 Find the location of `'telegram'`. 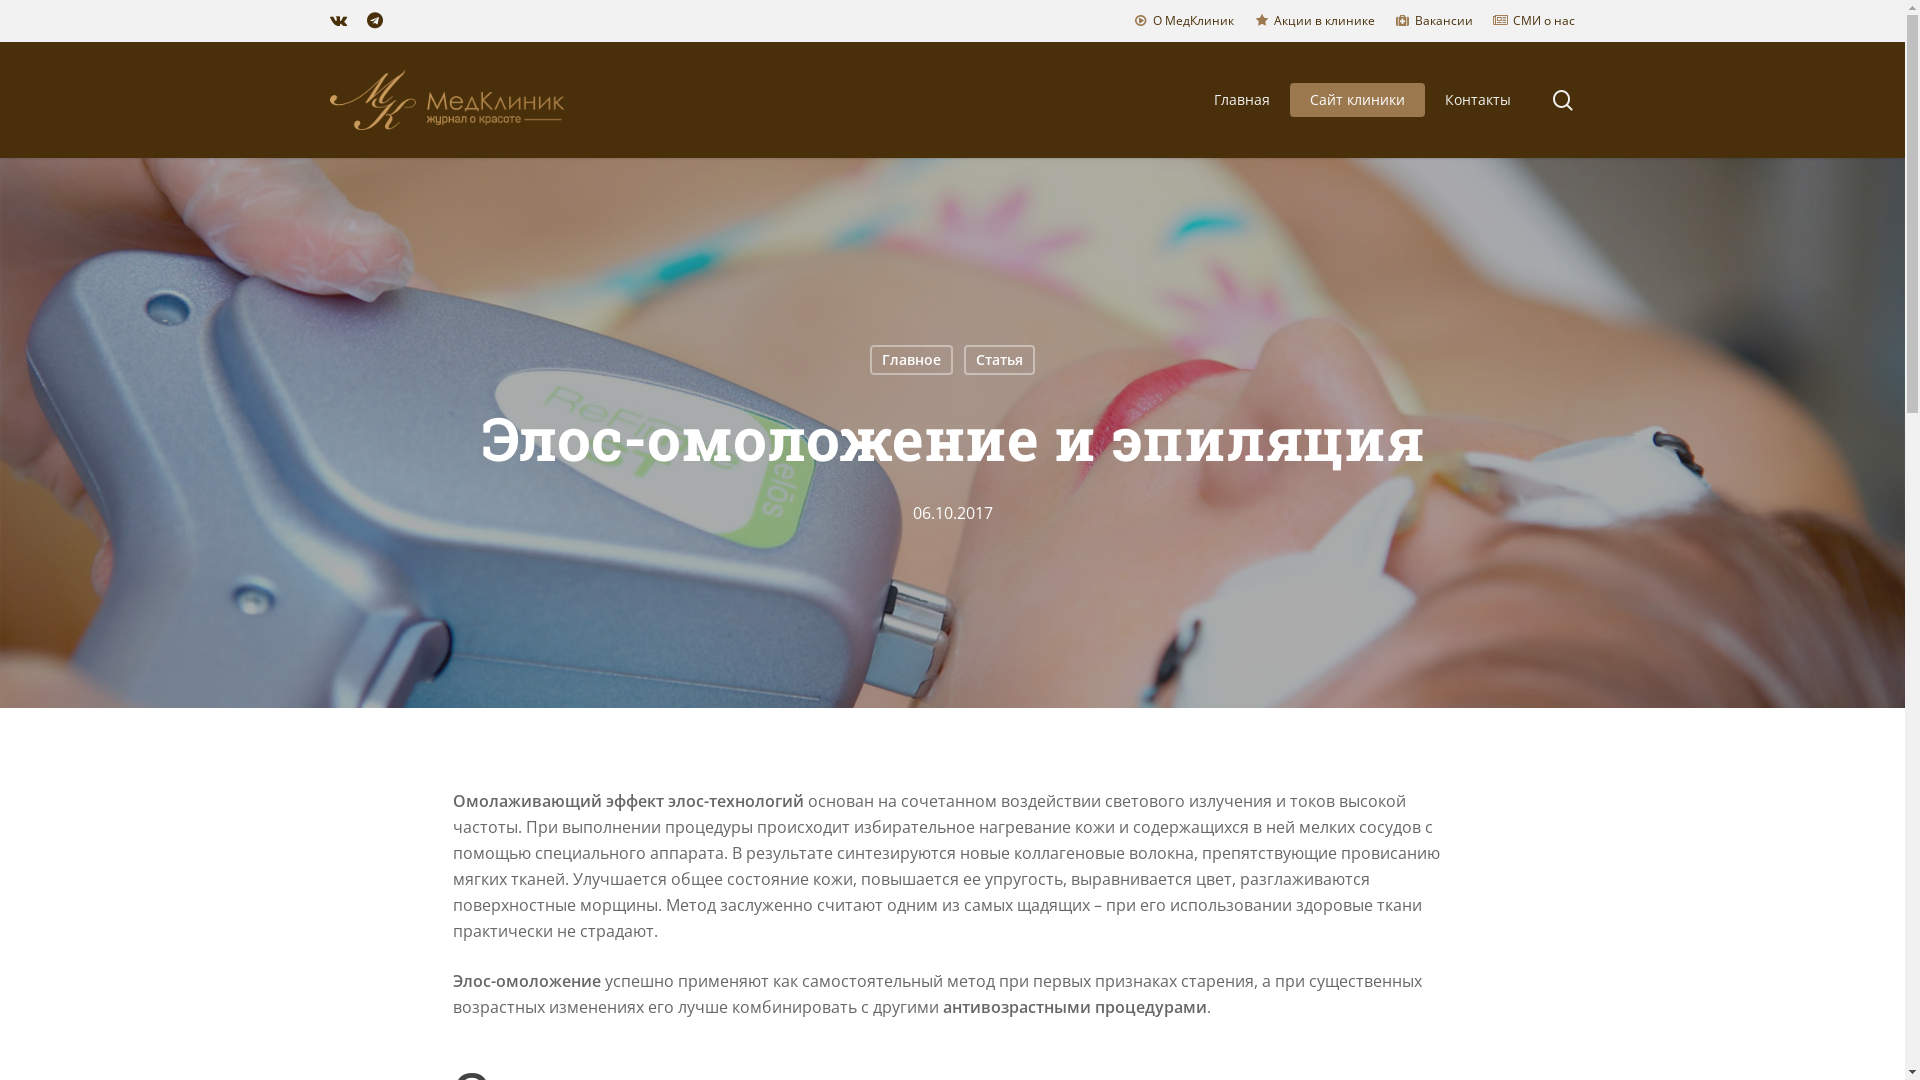

'telegram' is located at coordinates (374, 20).